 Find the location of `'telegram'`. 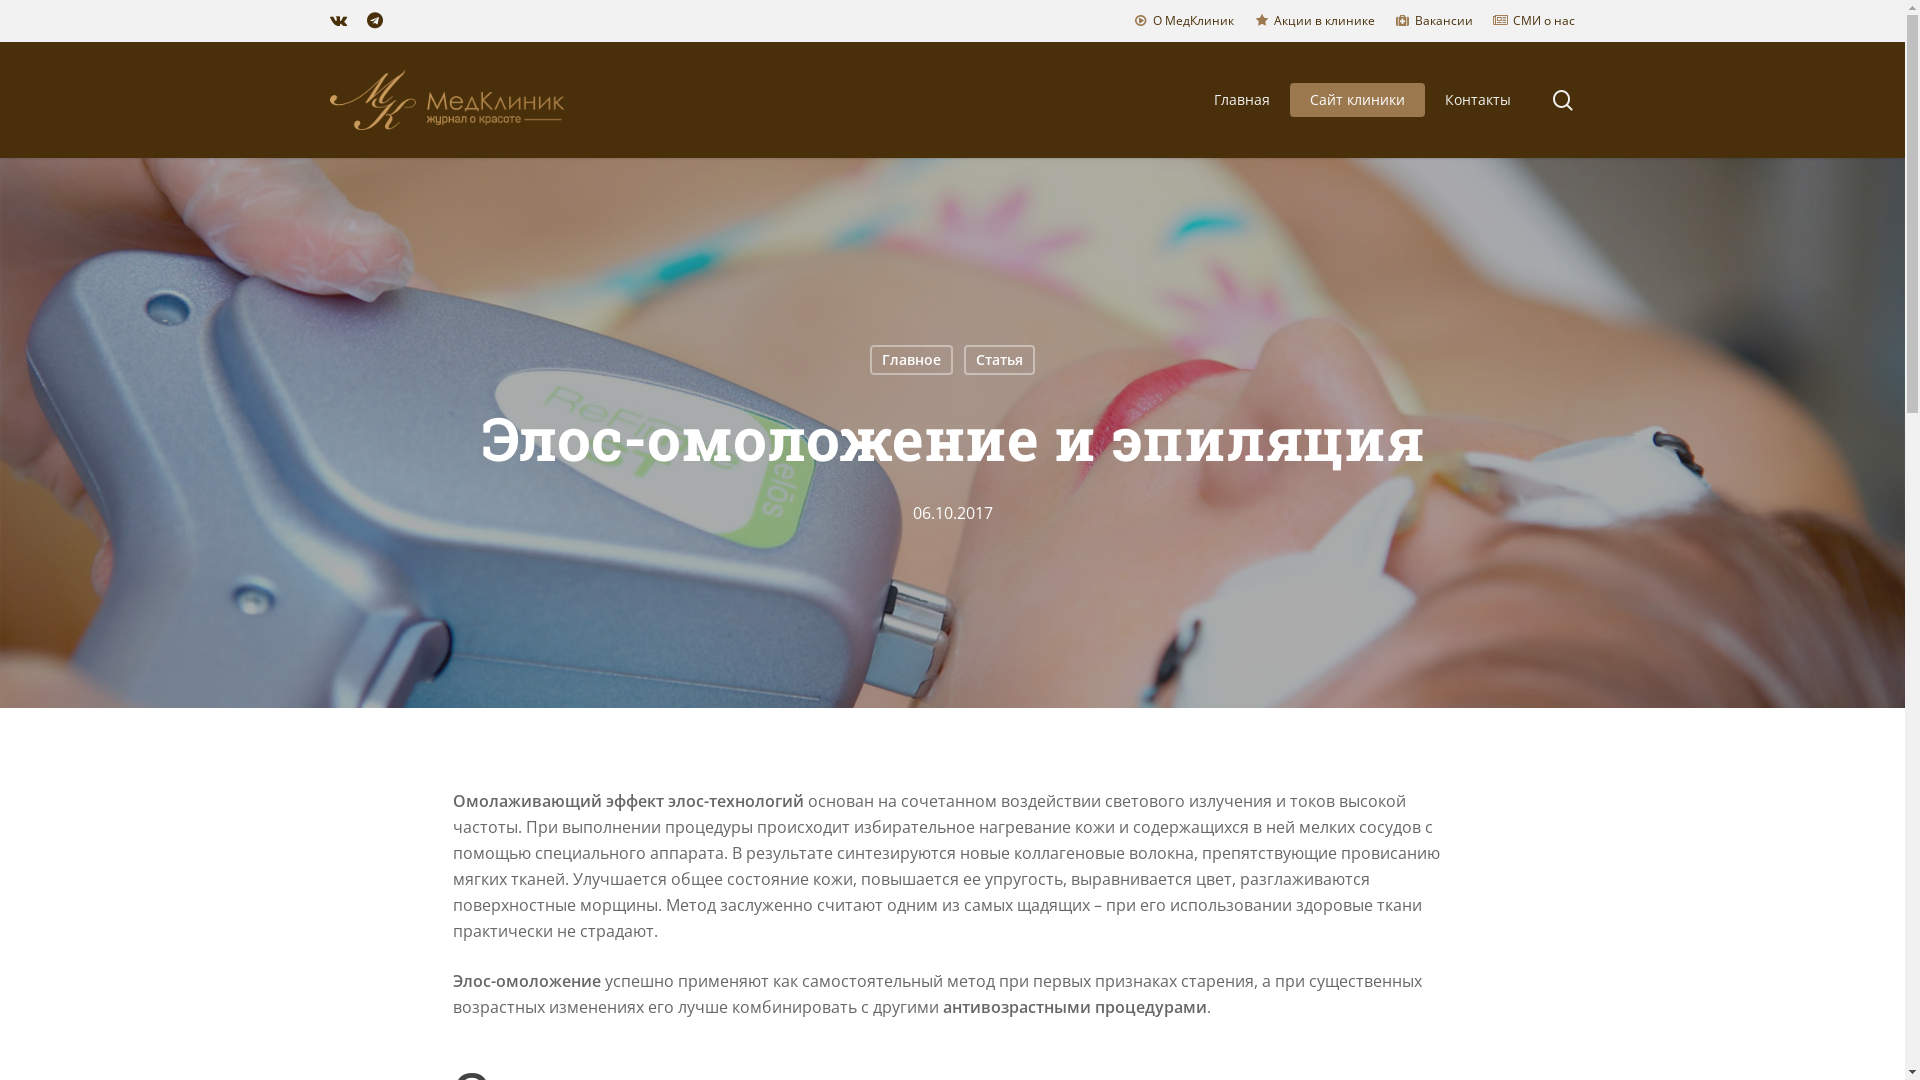

'telegram' is located at coordinates (374, 20).